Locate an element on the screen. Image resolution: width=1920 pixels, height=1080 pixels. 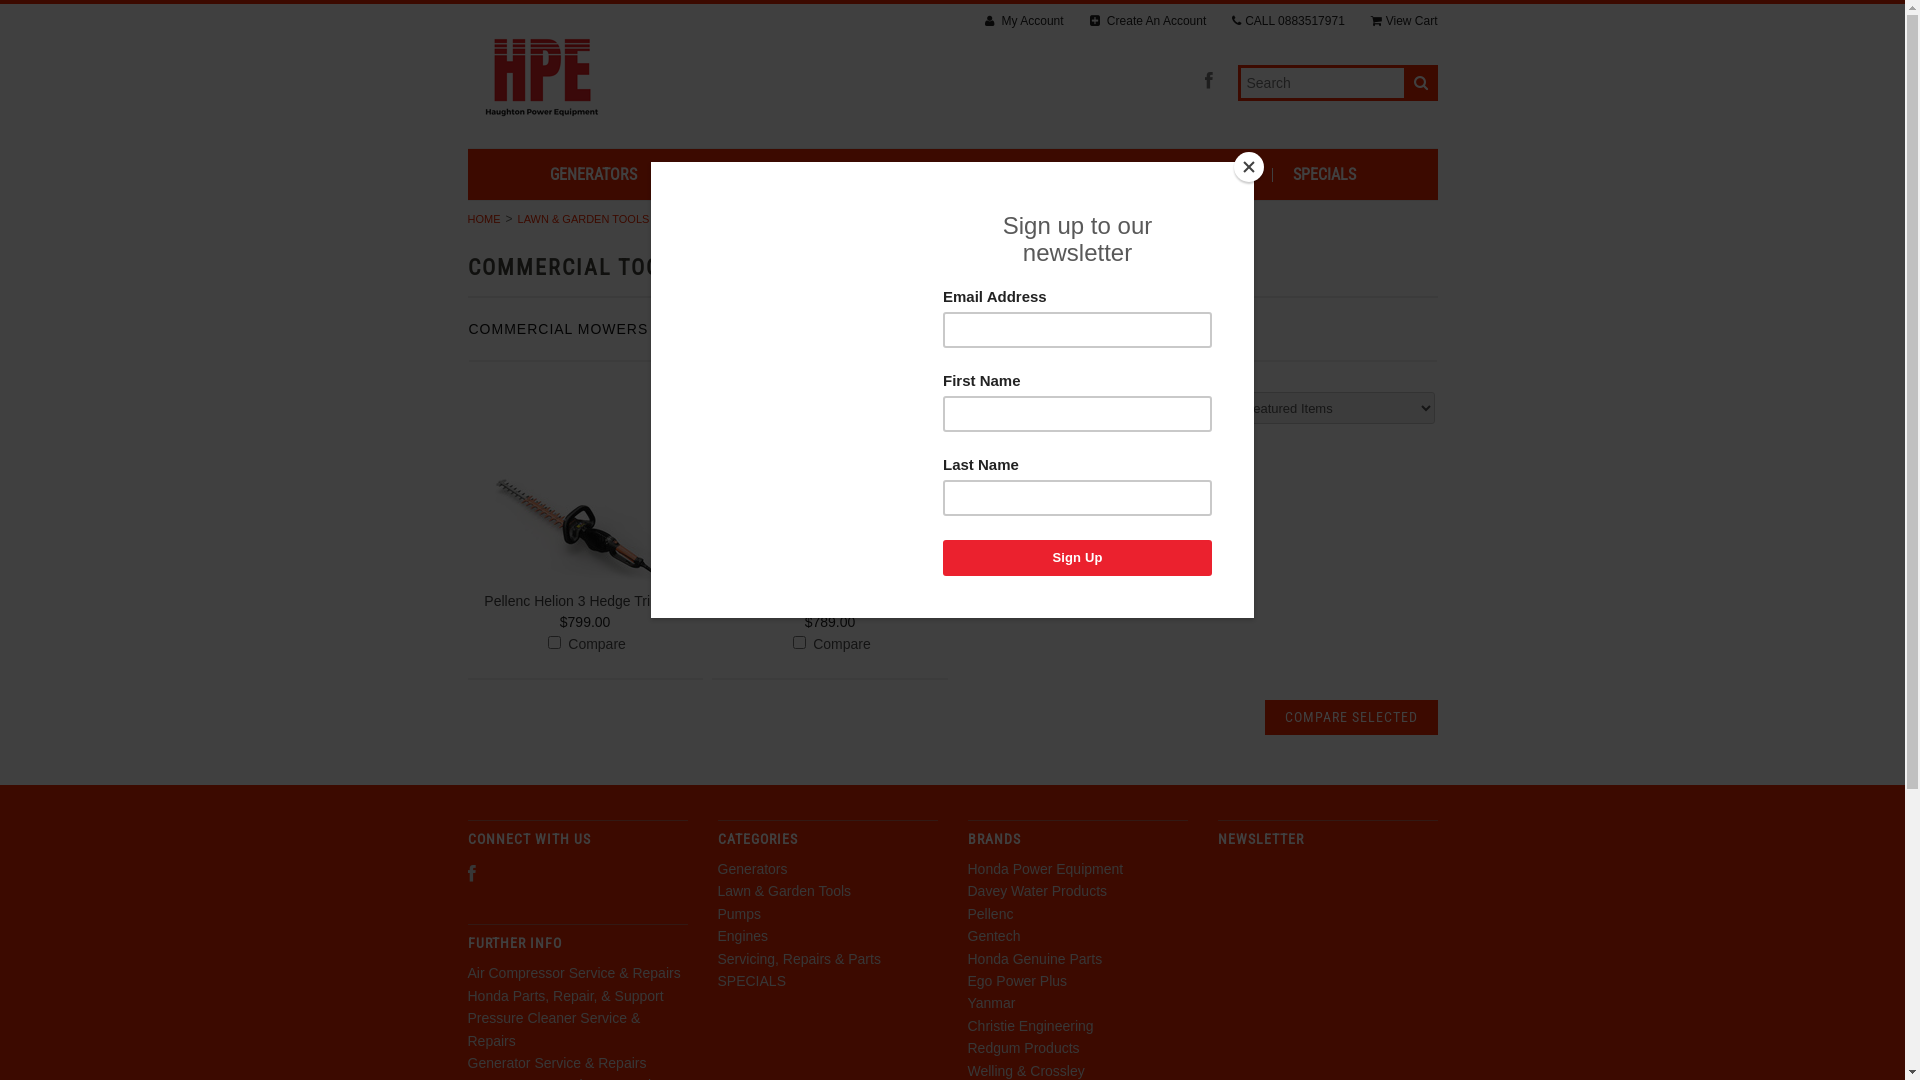
'Pellenc Helion 2 Hedge Trimmer' is located at coordinates (830, 600).